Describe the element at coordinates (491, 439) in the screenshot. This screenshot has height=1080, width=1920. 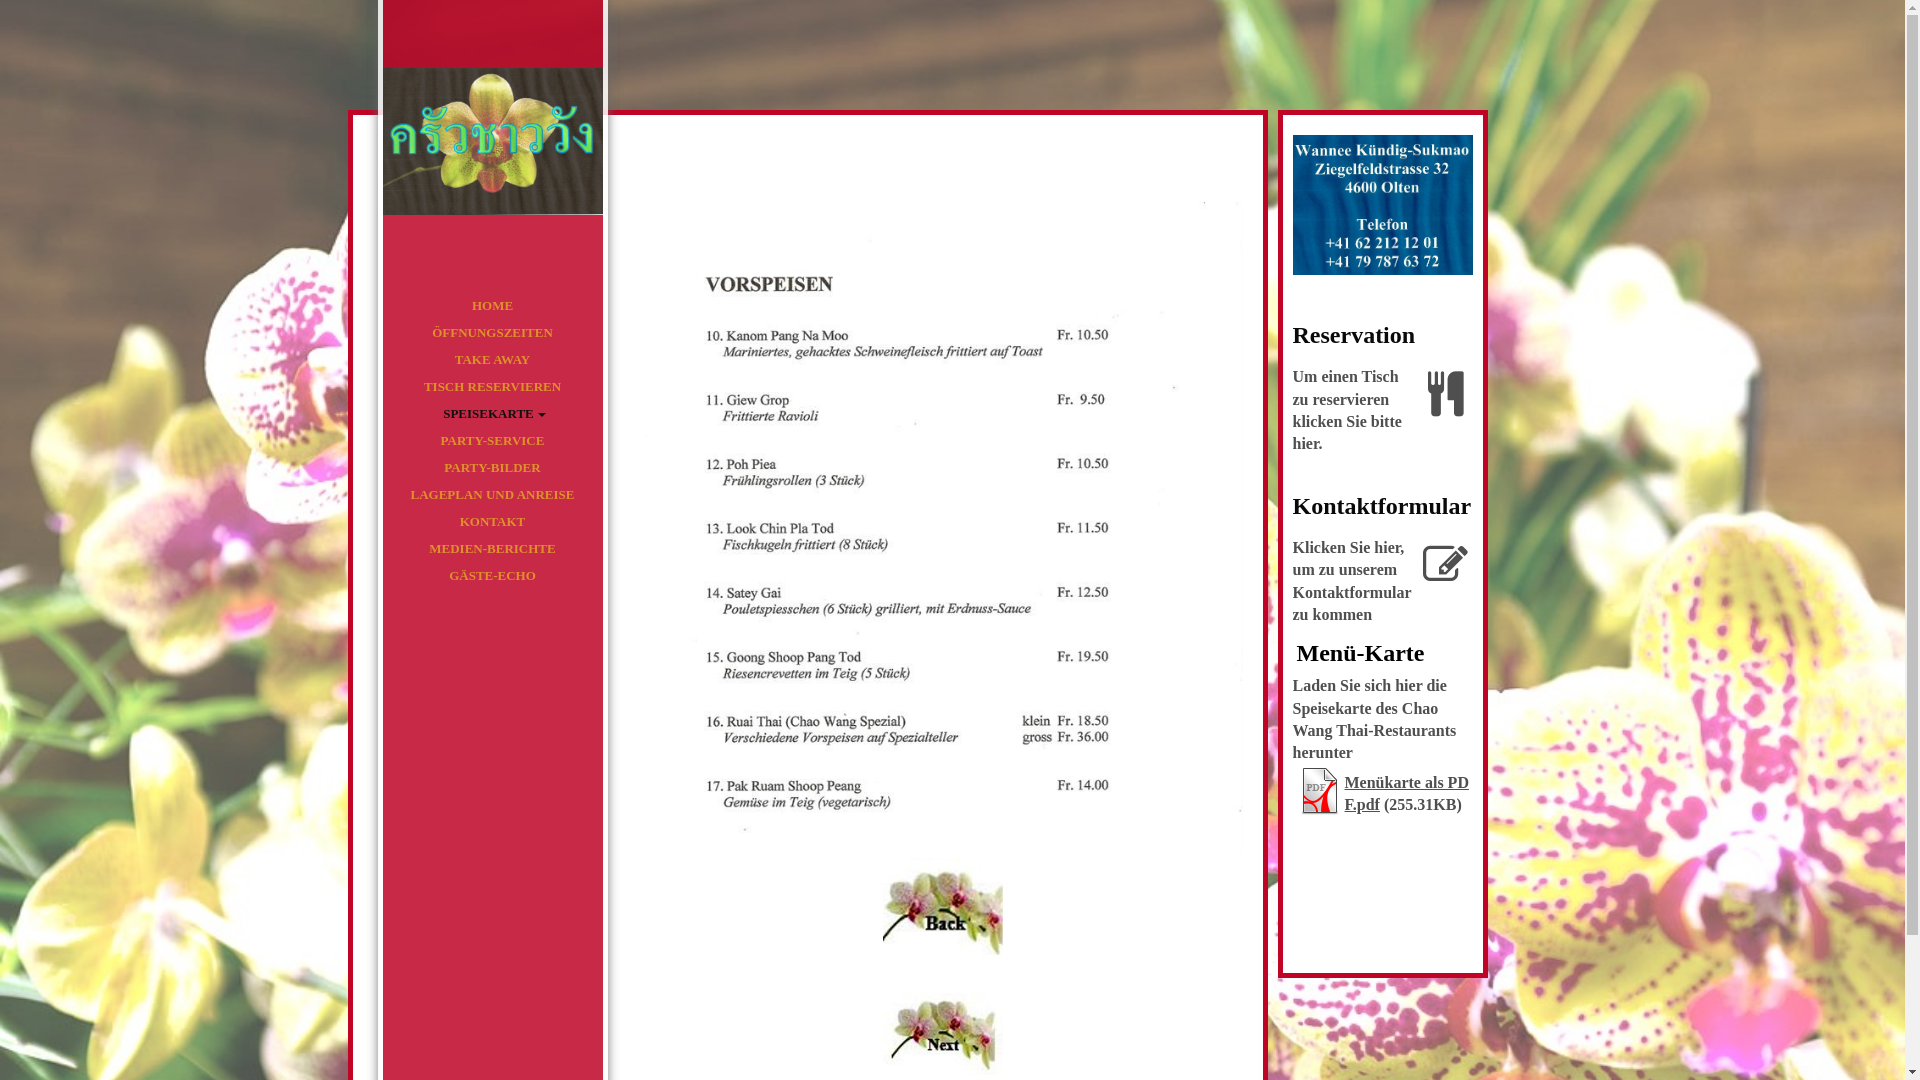
I see `'PARTY-SERVICE'` at that location.